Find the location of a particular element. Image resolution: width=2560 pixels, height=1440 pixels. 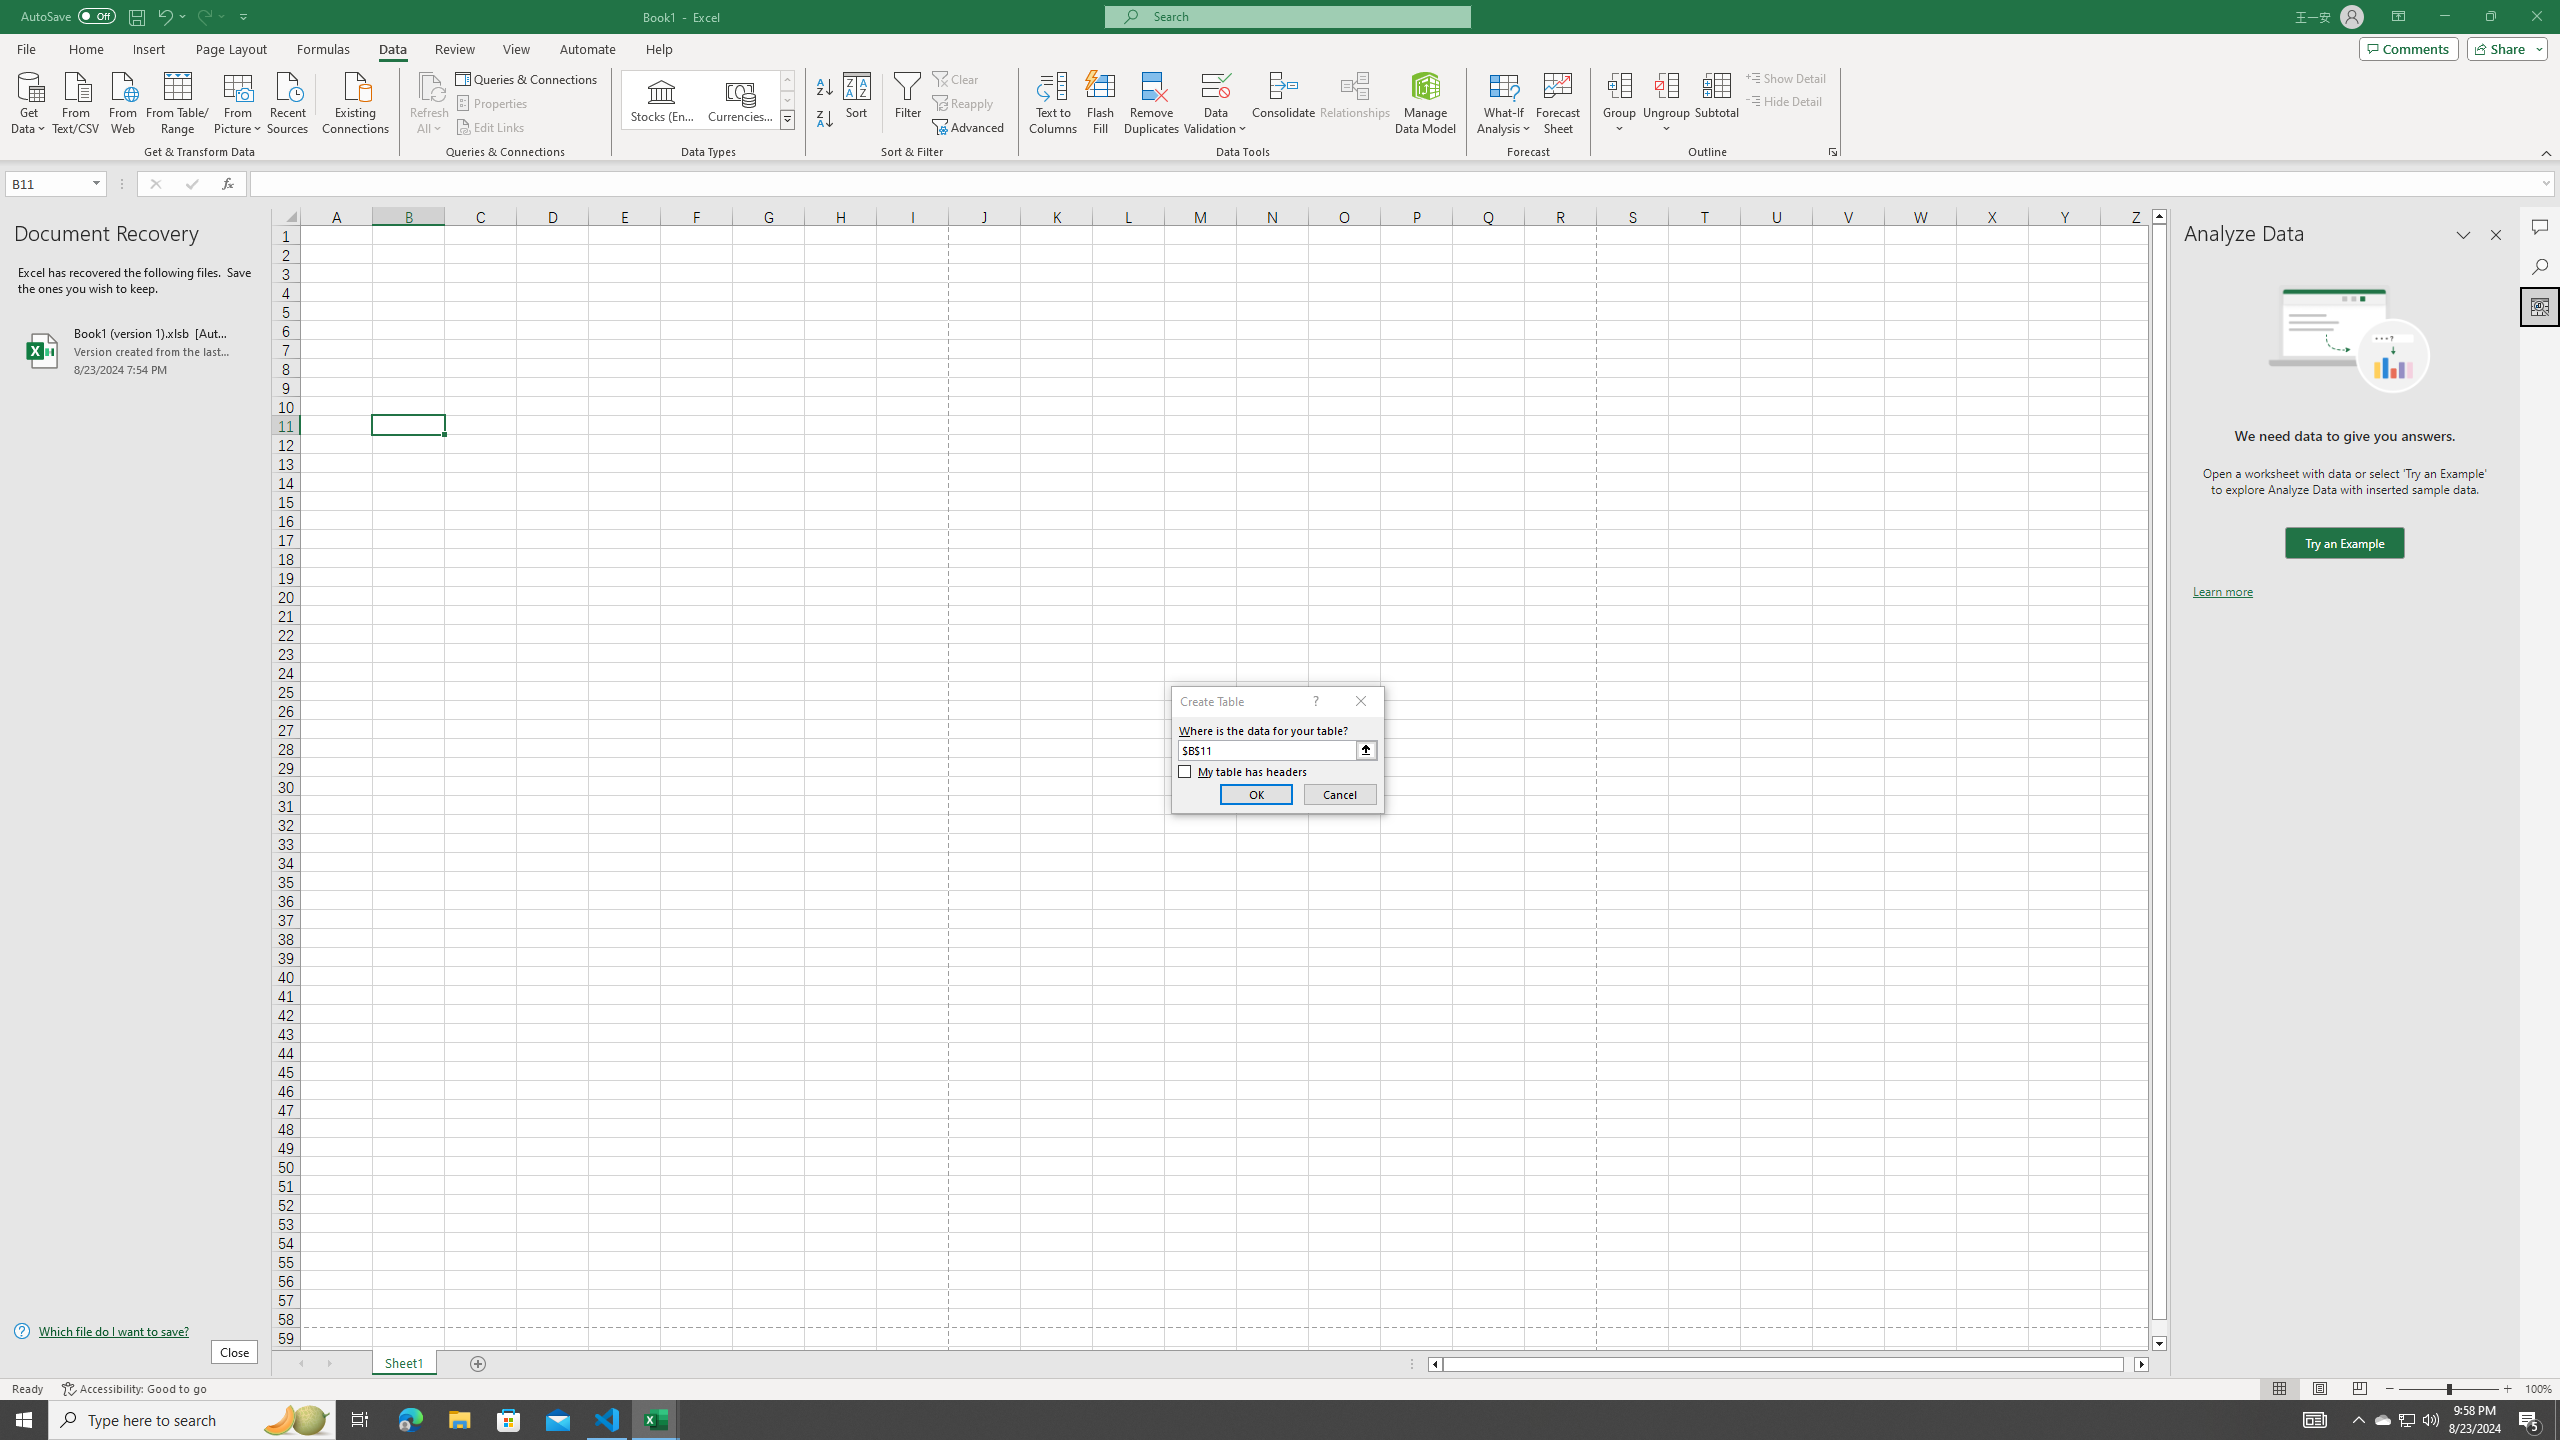

'Flash Fill' is located at coordinates (1100, 103).